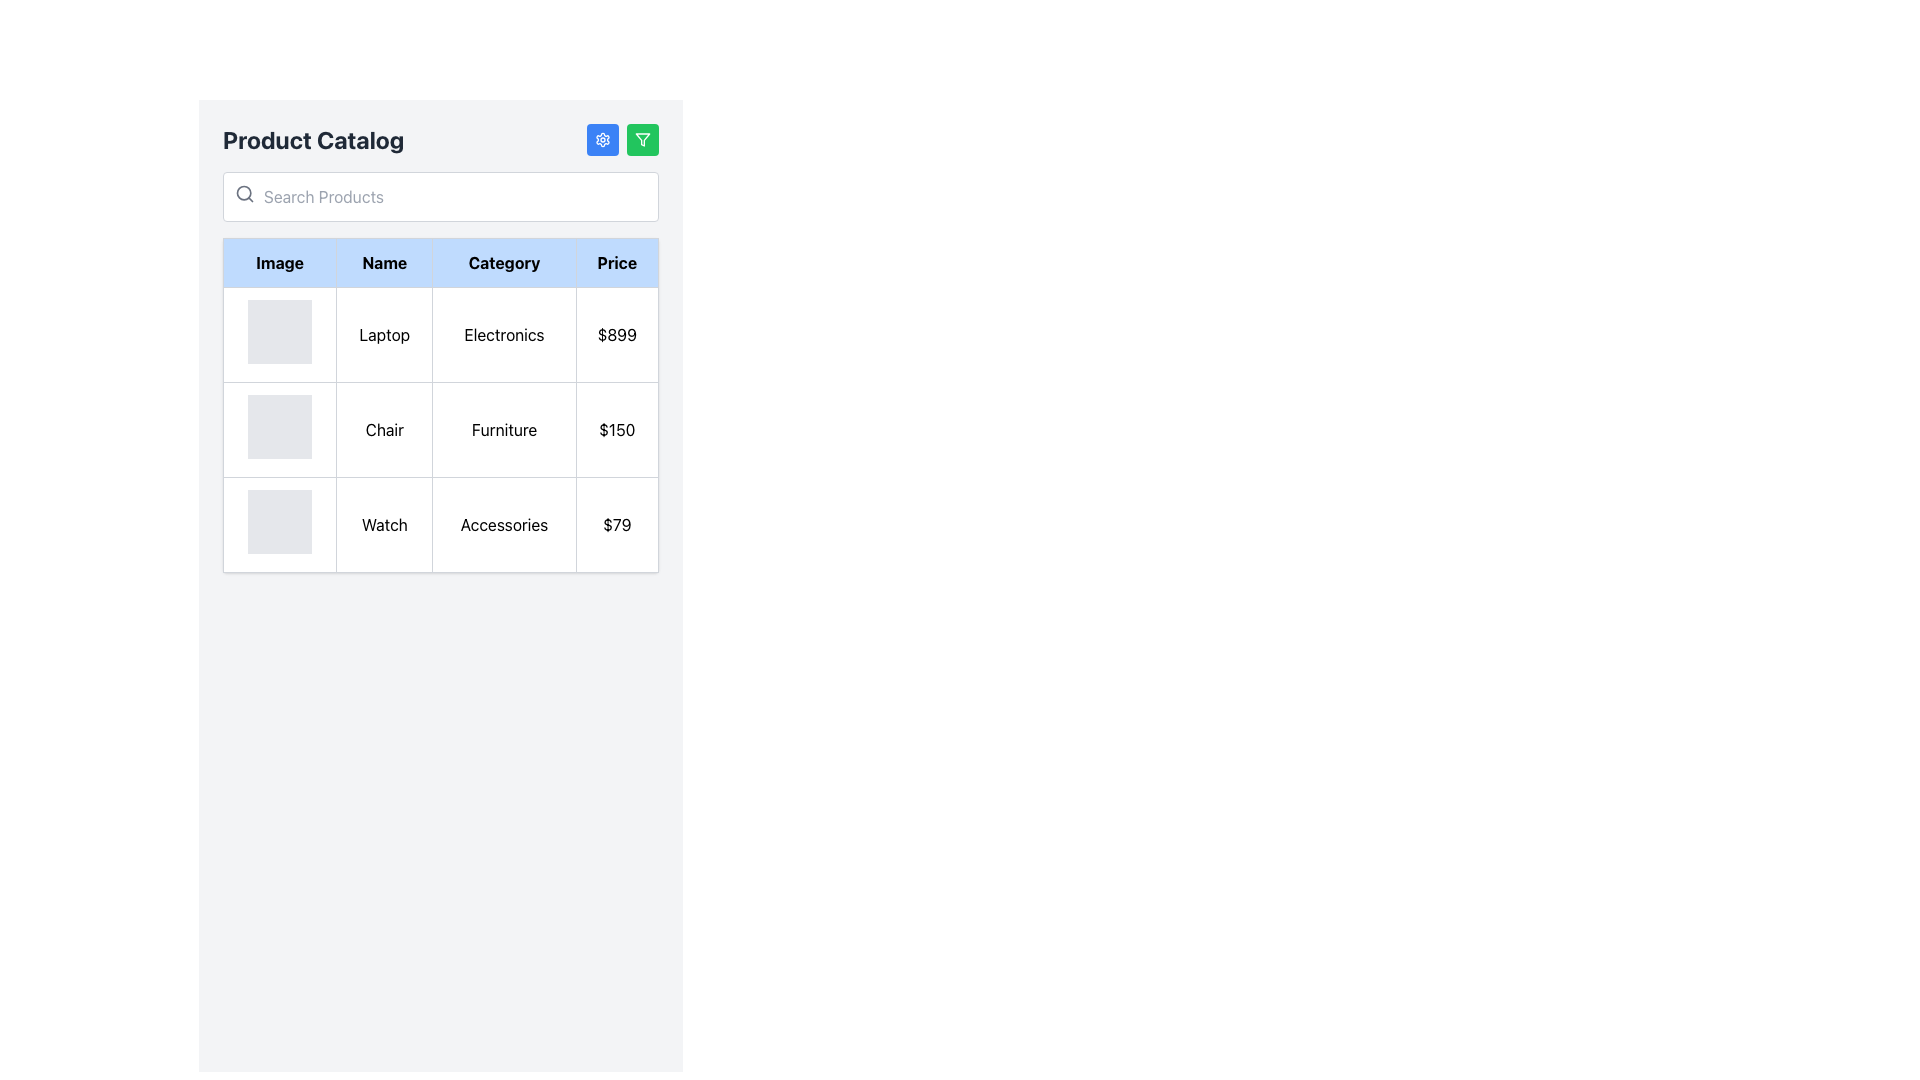 Image resolution: width=1920 pixels, height=1080 pixels. What do you see at coordinates (384, 261) in the screenshot?
I see `the 'Name' table header cell, which has a light blue background and bold centered black text` at bounding box center [384, 261].